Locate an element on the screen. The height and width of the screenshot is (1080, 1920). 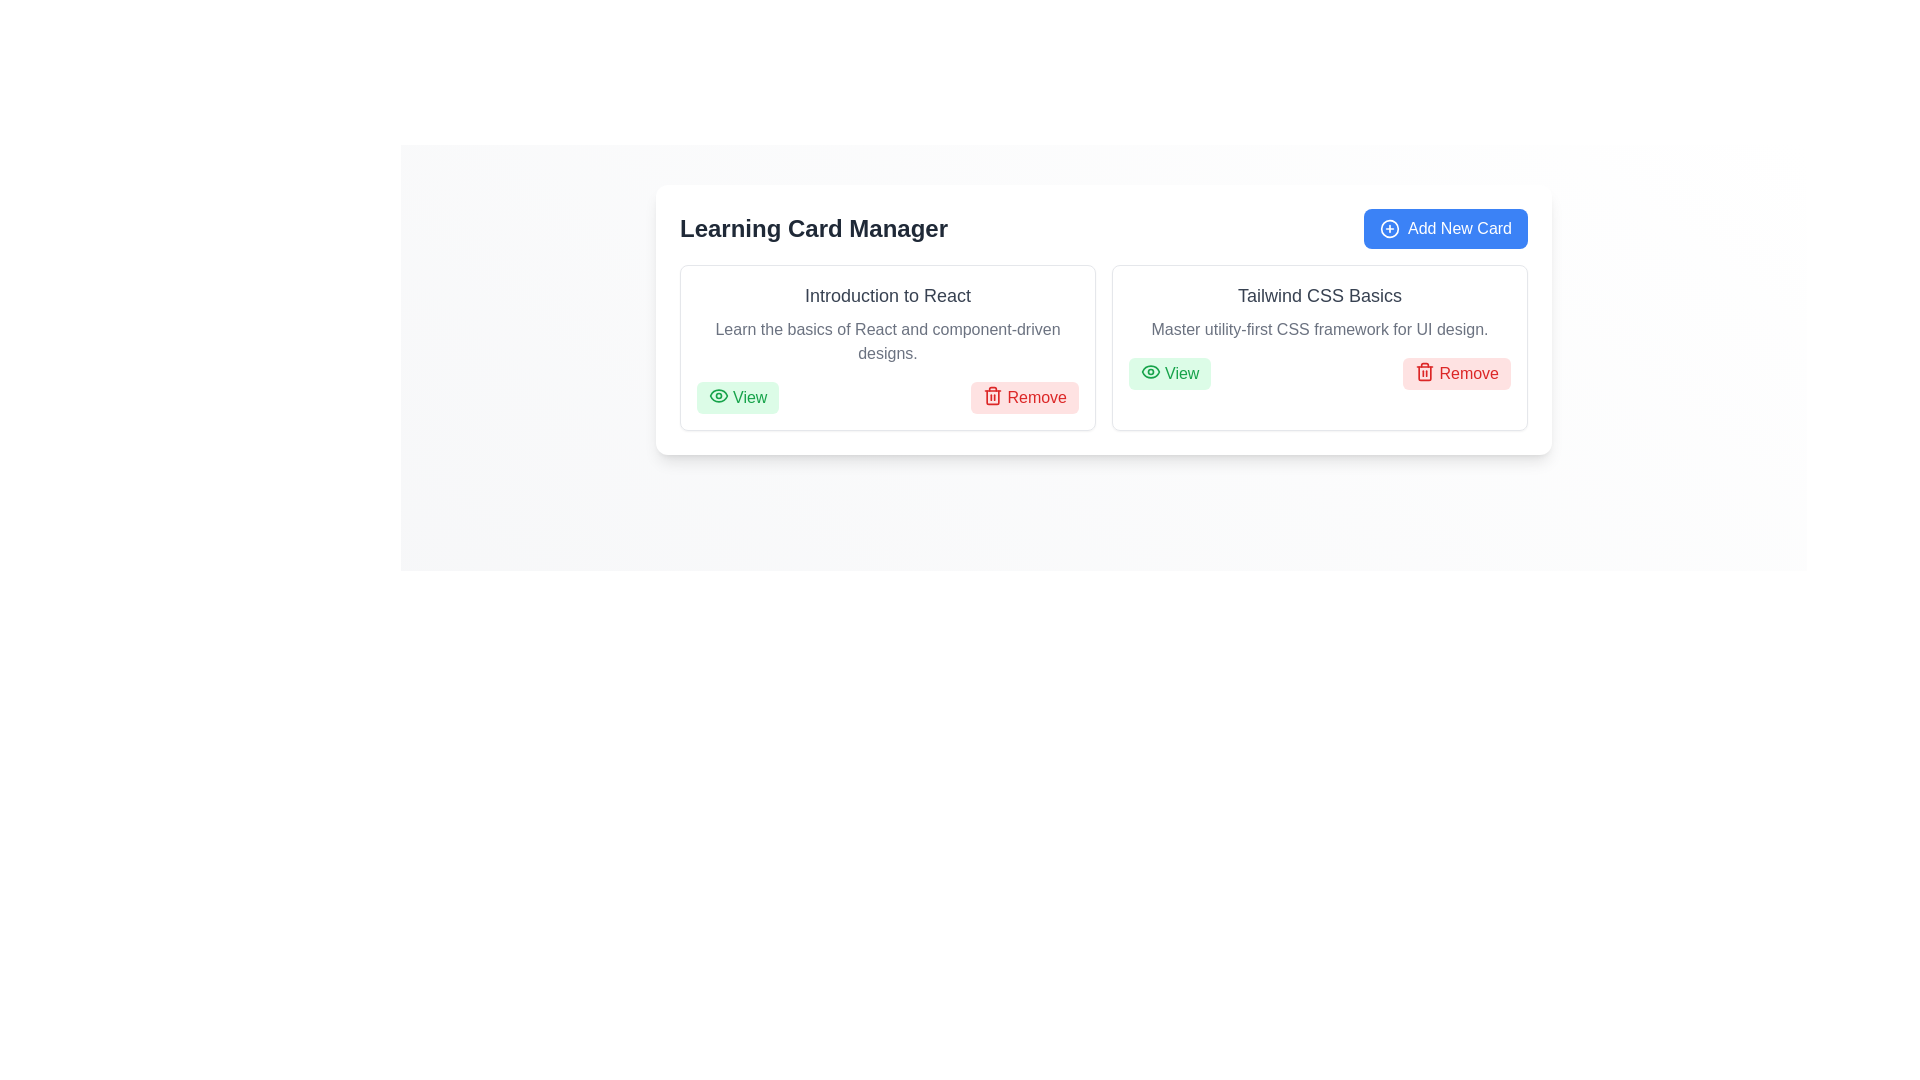
text element displaying 'Tailwind CSS Basics', which is prominently featured in bold and large font within the upper section of the right-side card under the title 'Learning Card Manager' is located at coordinates (1320, 296).